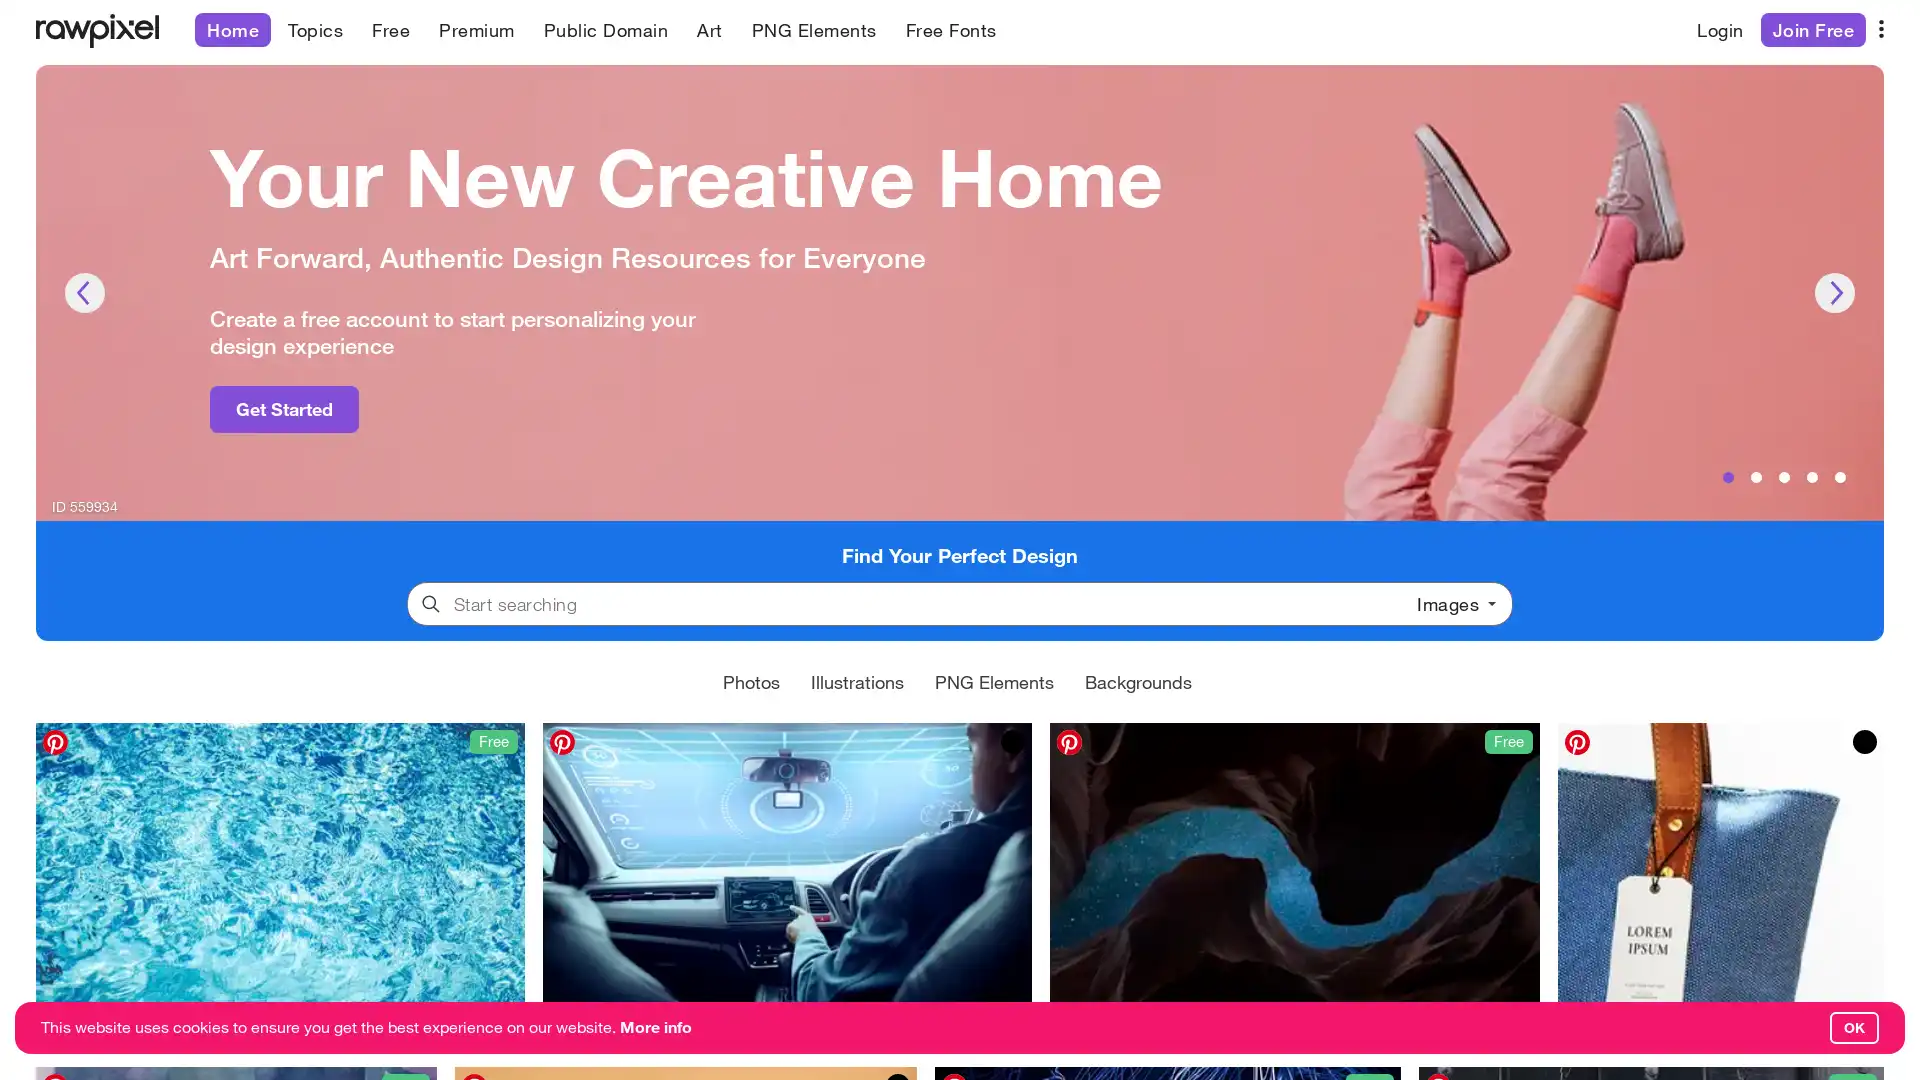 The image size is (1920, 1080). I want to click on PNG Elements, so click(994, 680).